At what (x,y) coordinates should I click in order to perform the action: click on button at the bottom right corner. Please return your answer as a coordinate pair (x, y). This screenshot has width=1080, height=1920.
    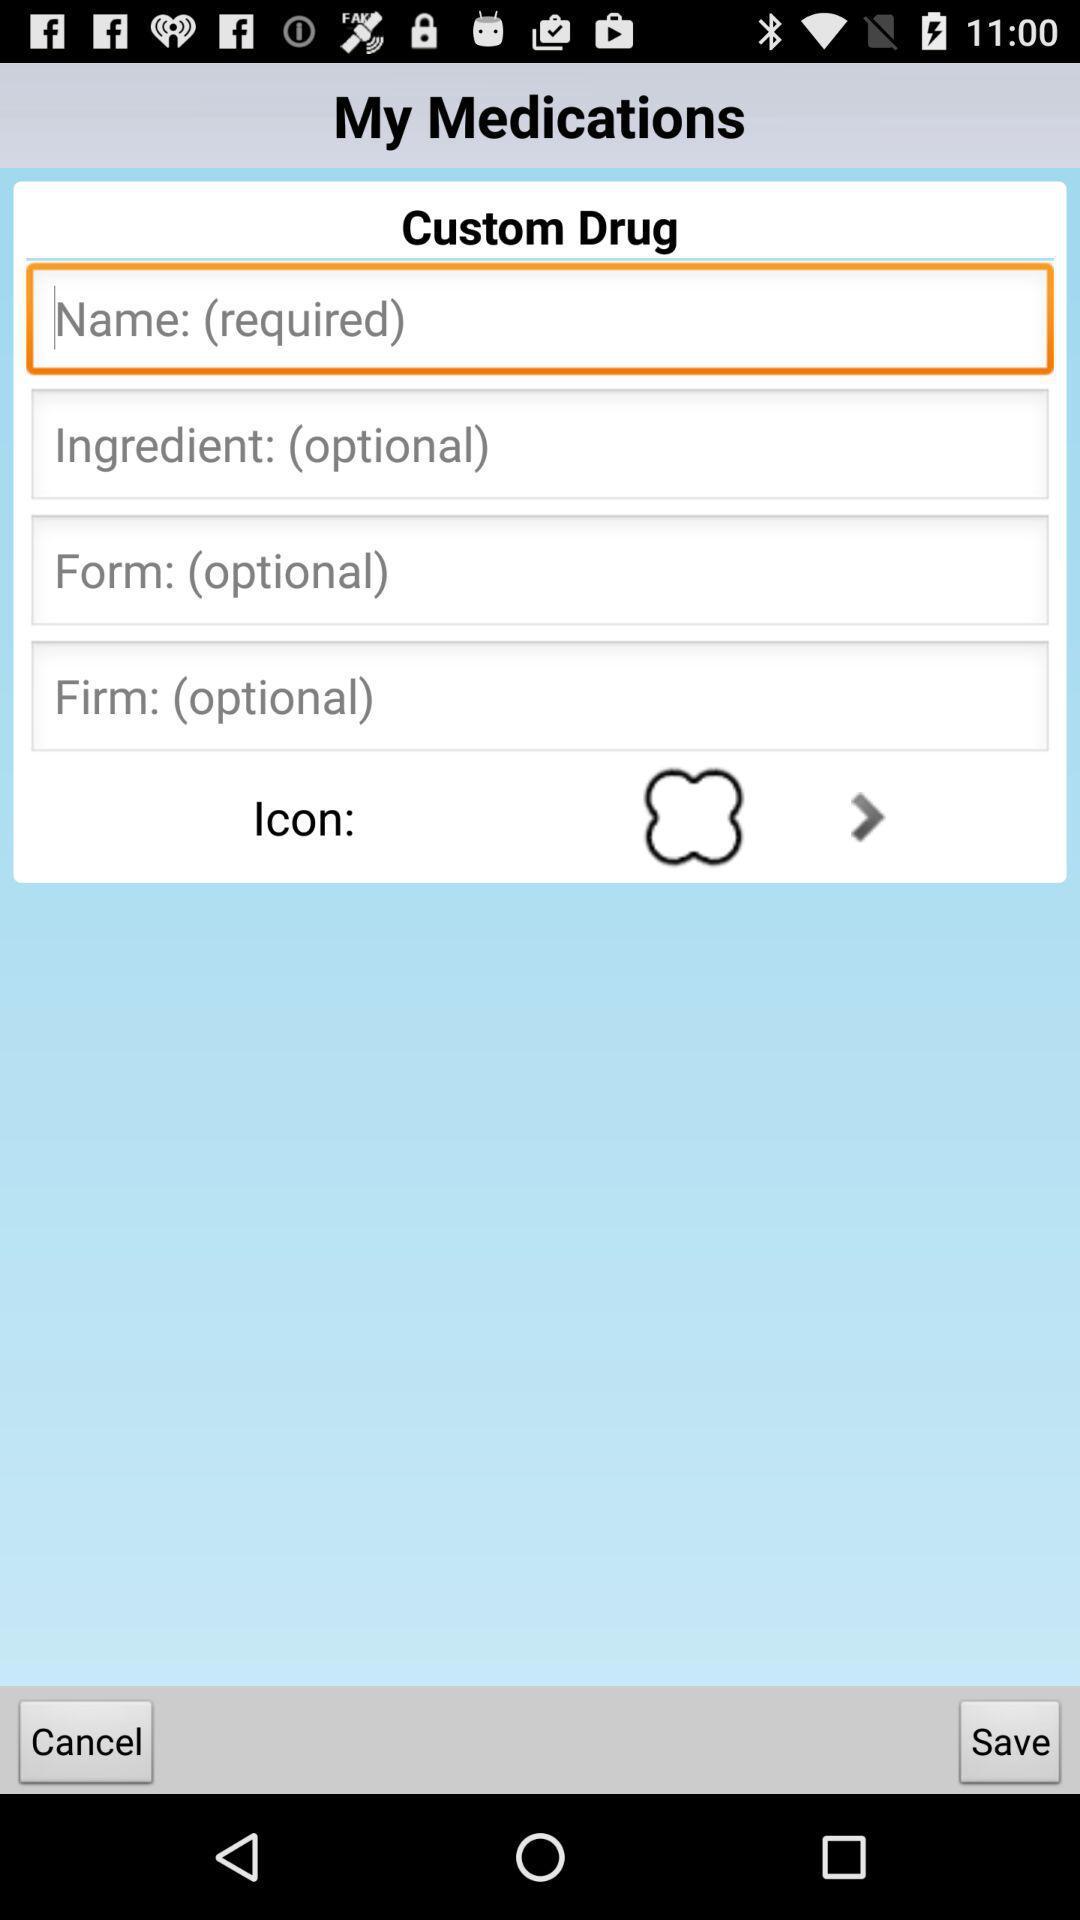
    Looking at the image, I should click on (1010, 1745).